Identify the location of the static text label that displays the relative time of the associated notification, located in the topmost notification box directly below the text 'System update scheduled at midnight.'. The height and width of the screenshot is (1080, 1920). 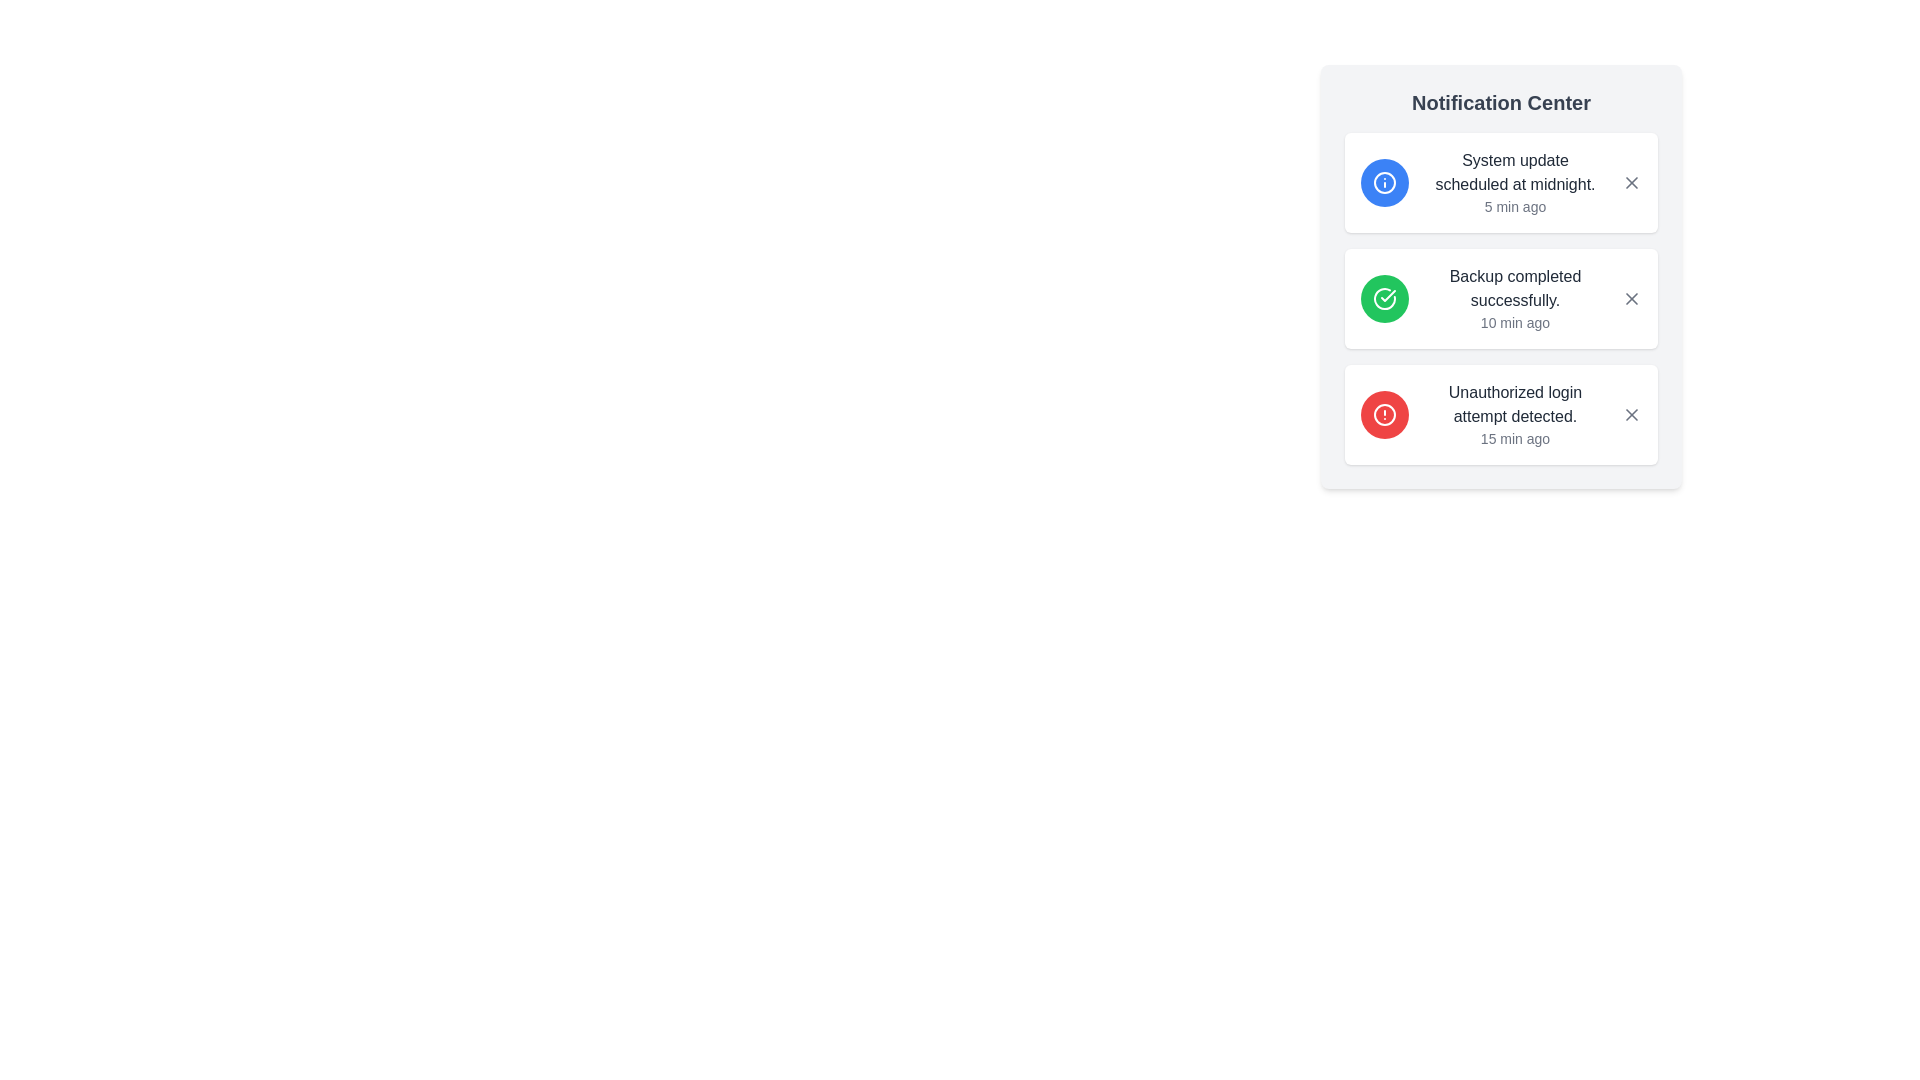
(1515, 207).